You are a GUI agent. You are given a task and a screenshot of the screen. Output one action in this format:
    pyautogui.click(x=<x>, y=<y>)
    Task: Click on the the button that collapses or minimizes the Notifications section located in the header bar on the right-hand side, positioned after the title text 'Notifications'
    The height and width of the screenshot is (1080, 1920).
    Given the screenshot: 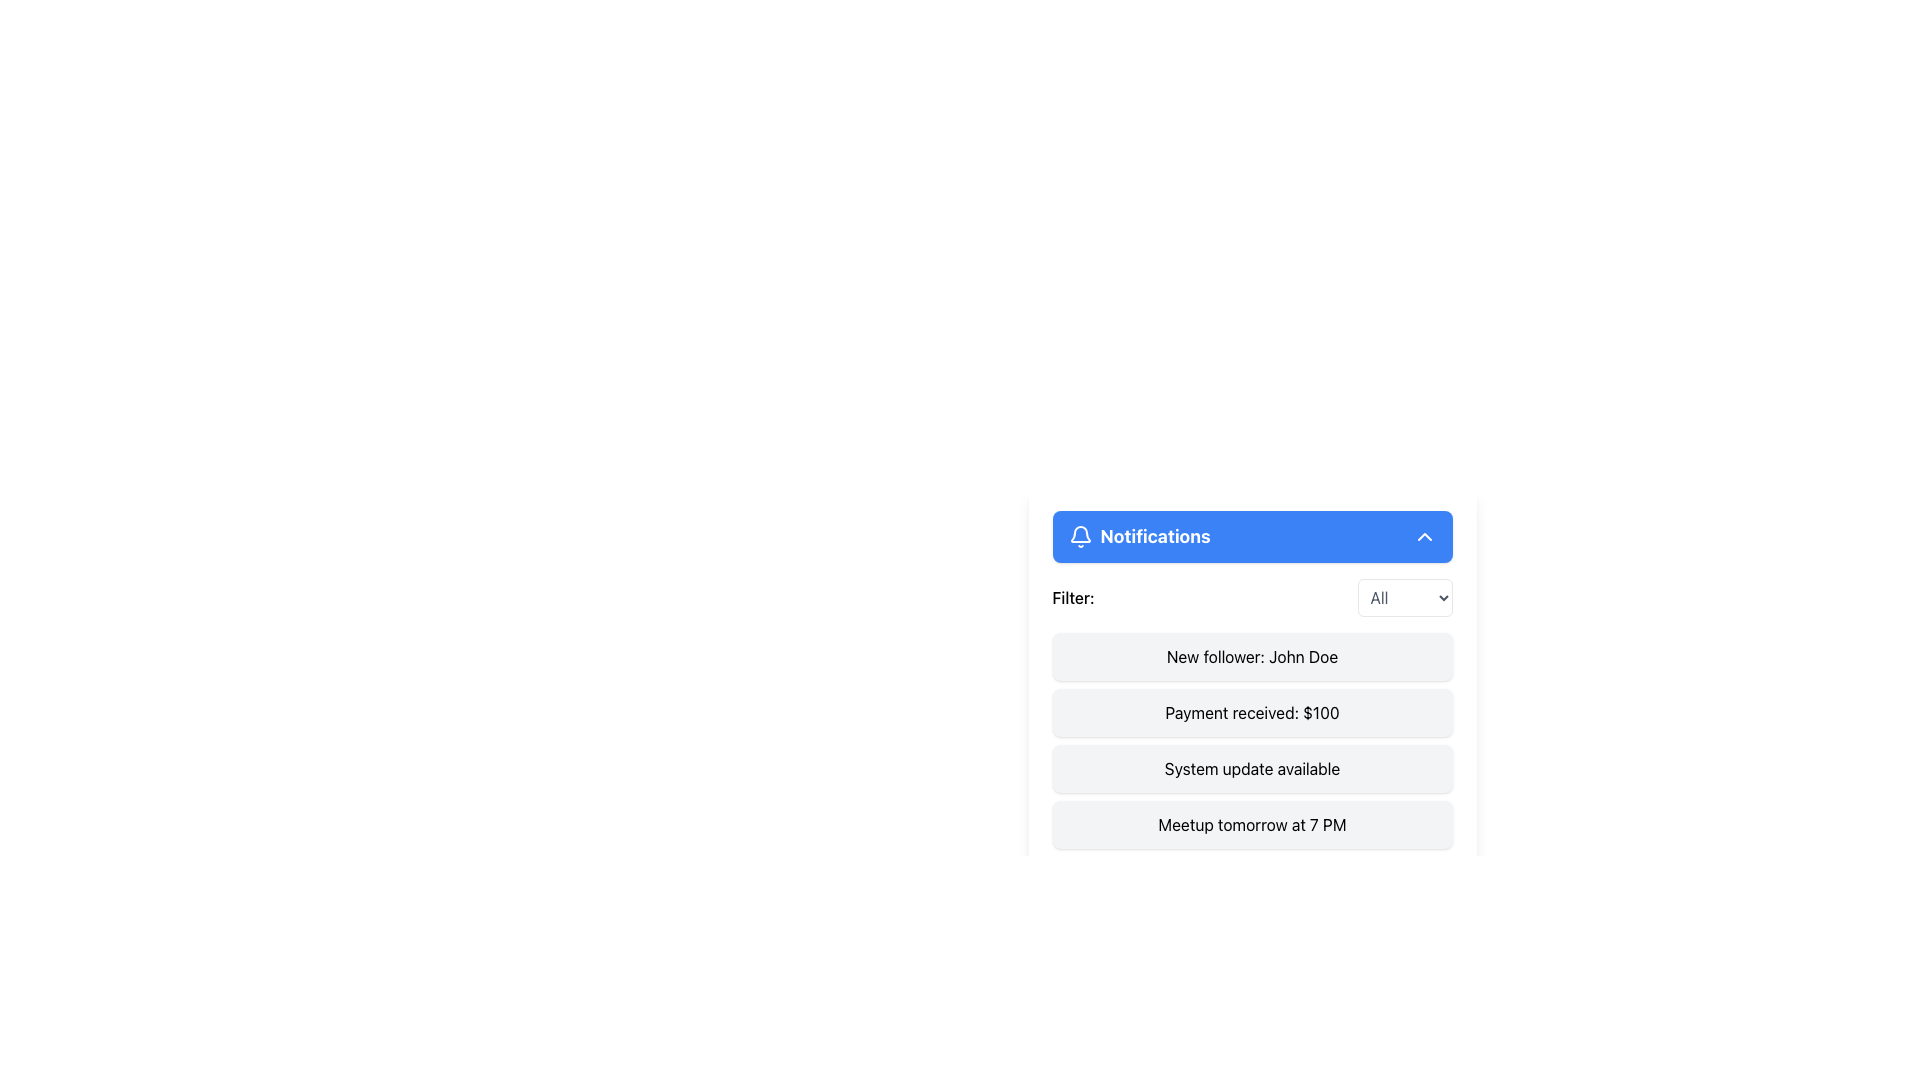 What is the action you would take?
    pyautogui.click(x=1423, y=535)
    